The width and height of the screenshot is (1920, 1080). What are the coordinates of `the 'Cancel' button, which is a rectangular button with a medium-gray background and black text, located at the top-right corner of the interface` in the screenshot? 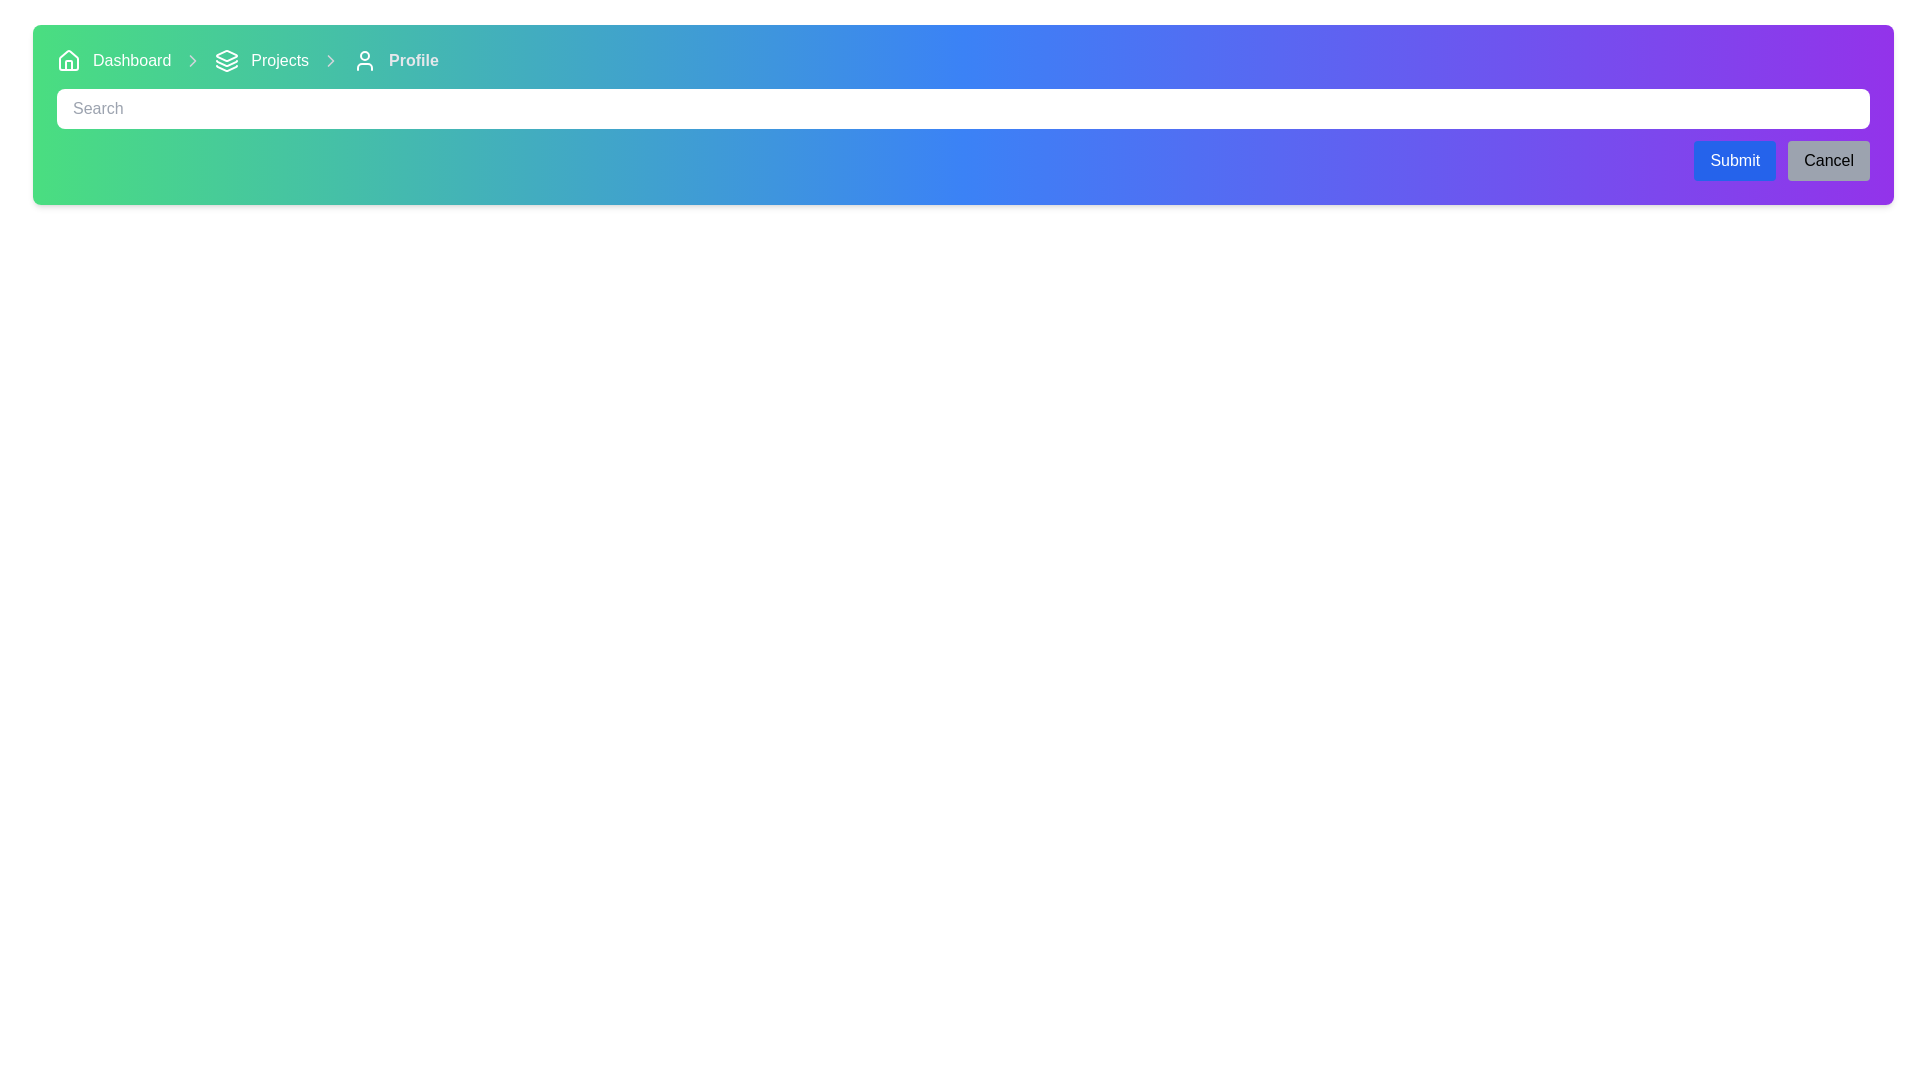 It's located at (1829, 160).